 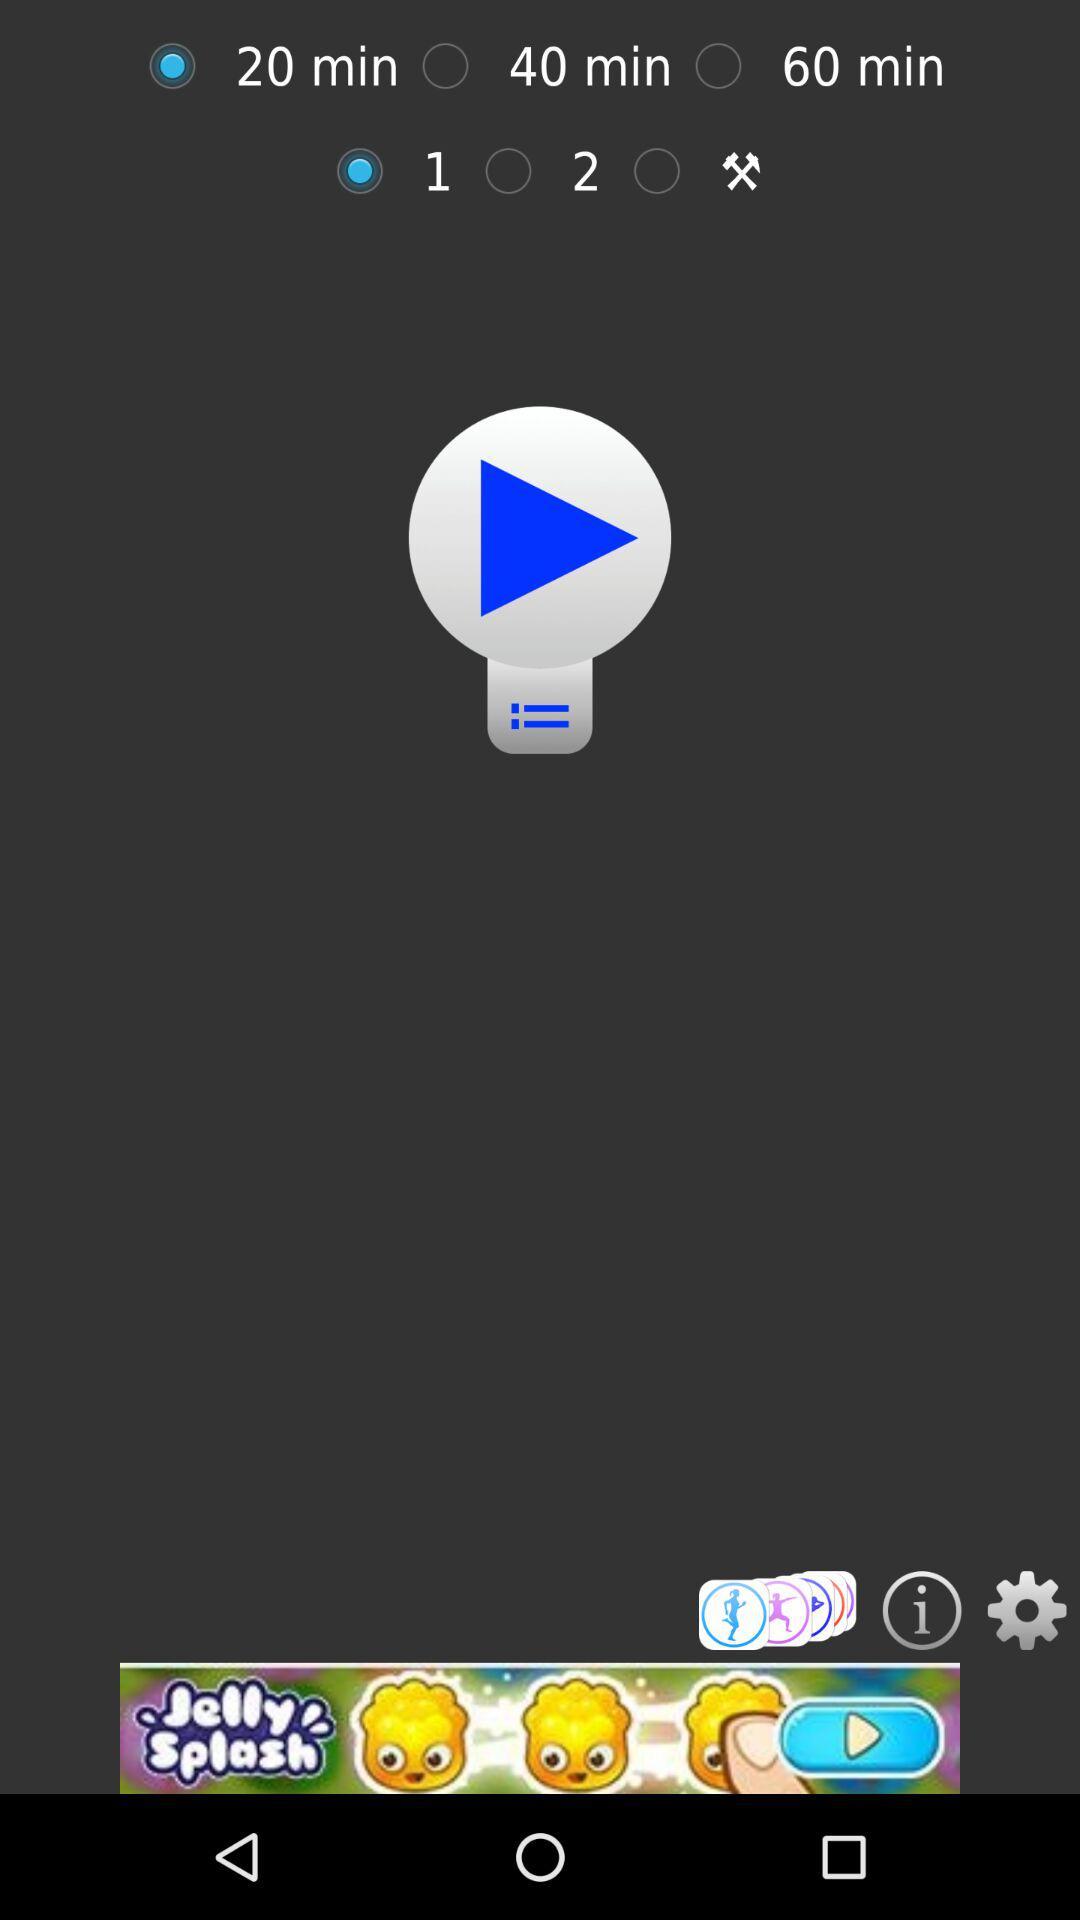 What do you see at coordinates (540, 1727) in the screenshot?
I see `advertisement` at bounding box center [540, 1727].